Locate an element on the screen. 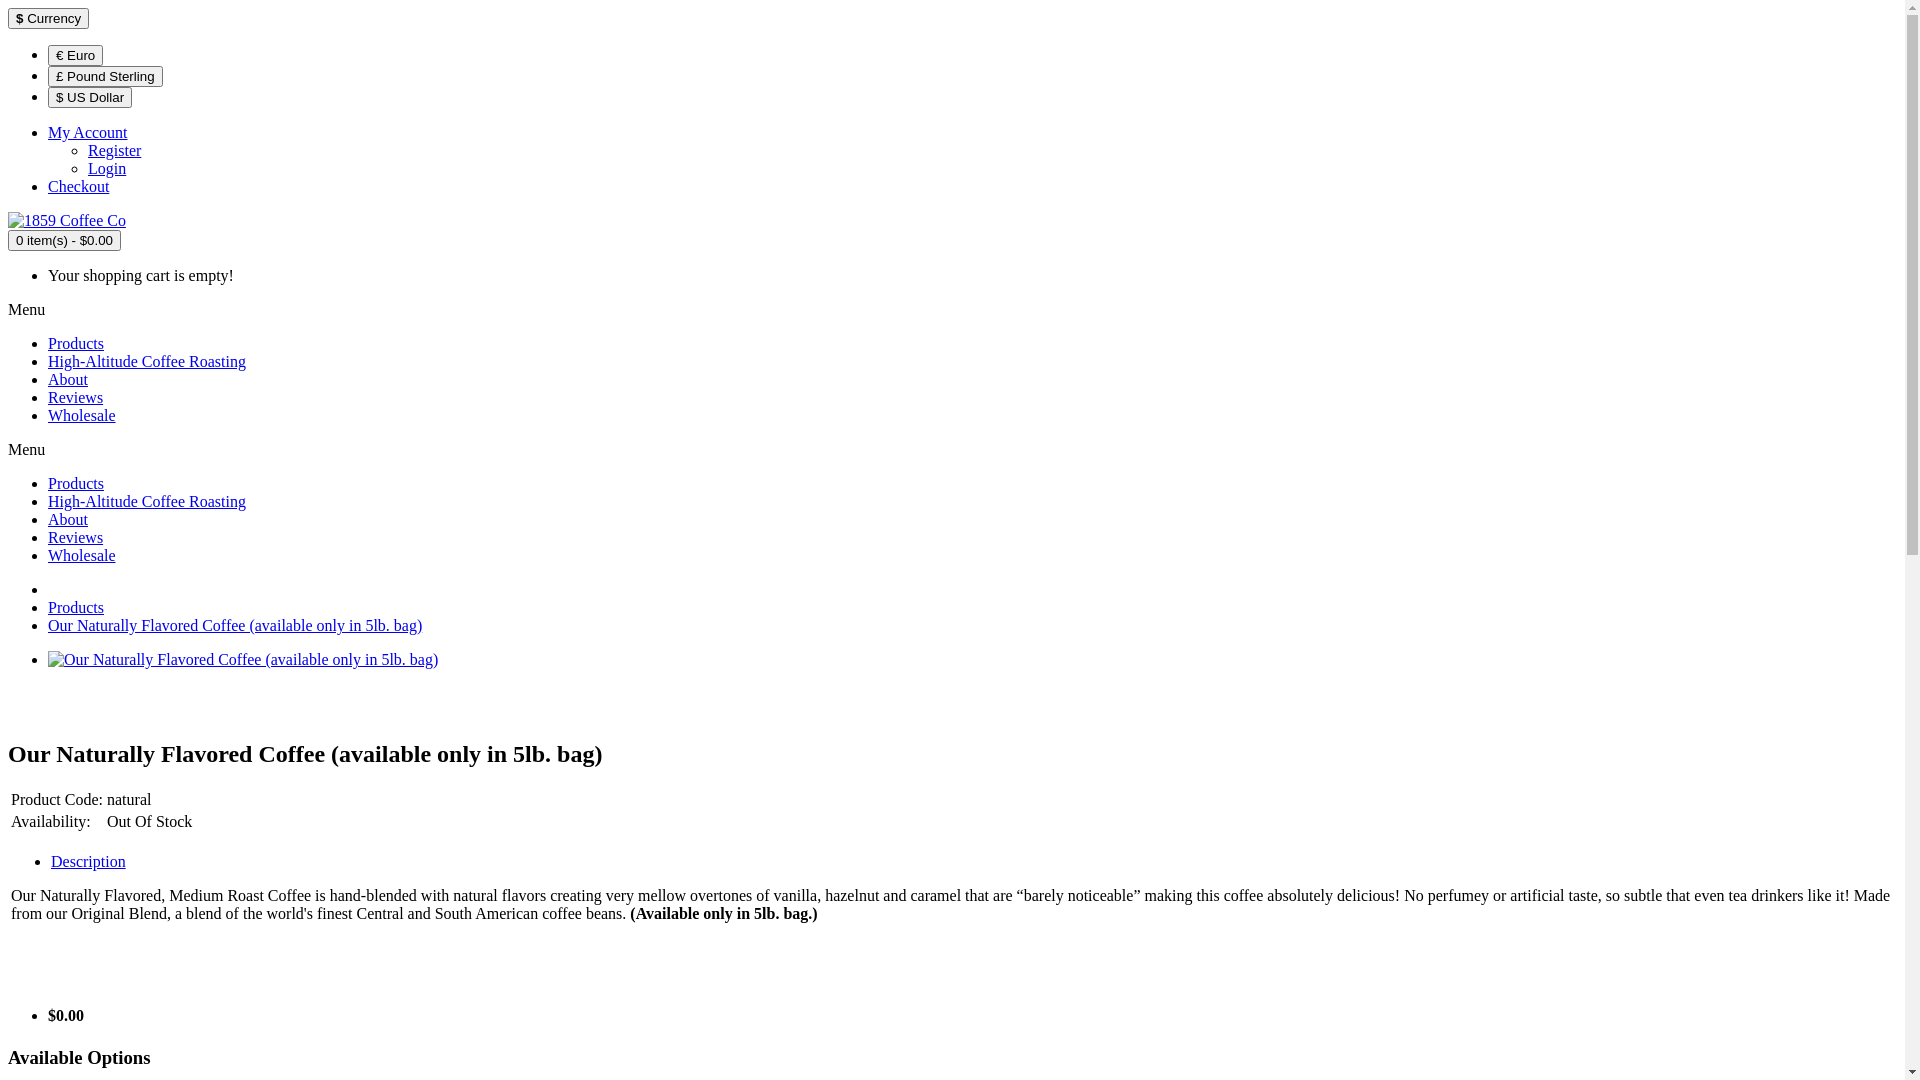 Image resolution: width=1920 pixels, height=1080 pixels. 'About' is located at coordinates (67, 518).